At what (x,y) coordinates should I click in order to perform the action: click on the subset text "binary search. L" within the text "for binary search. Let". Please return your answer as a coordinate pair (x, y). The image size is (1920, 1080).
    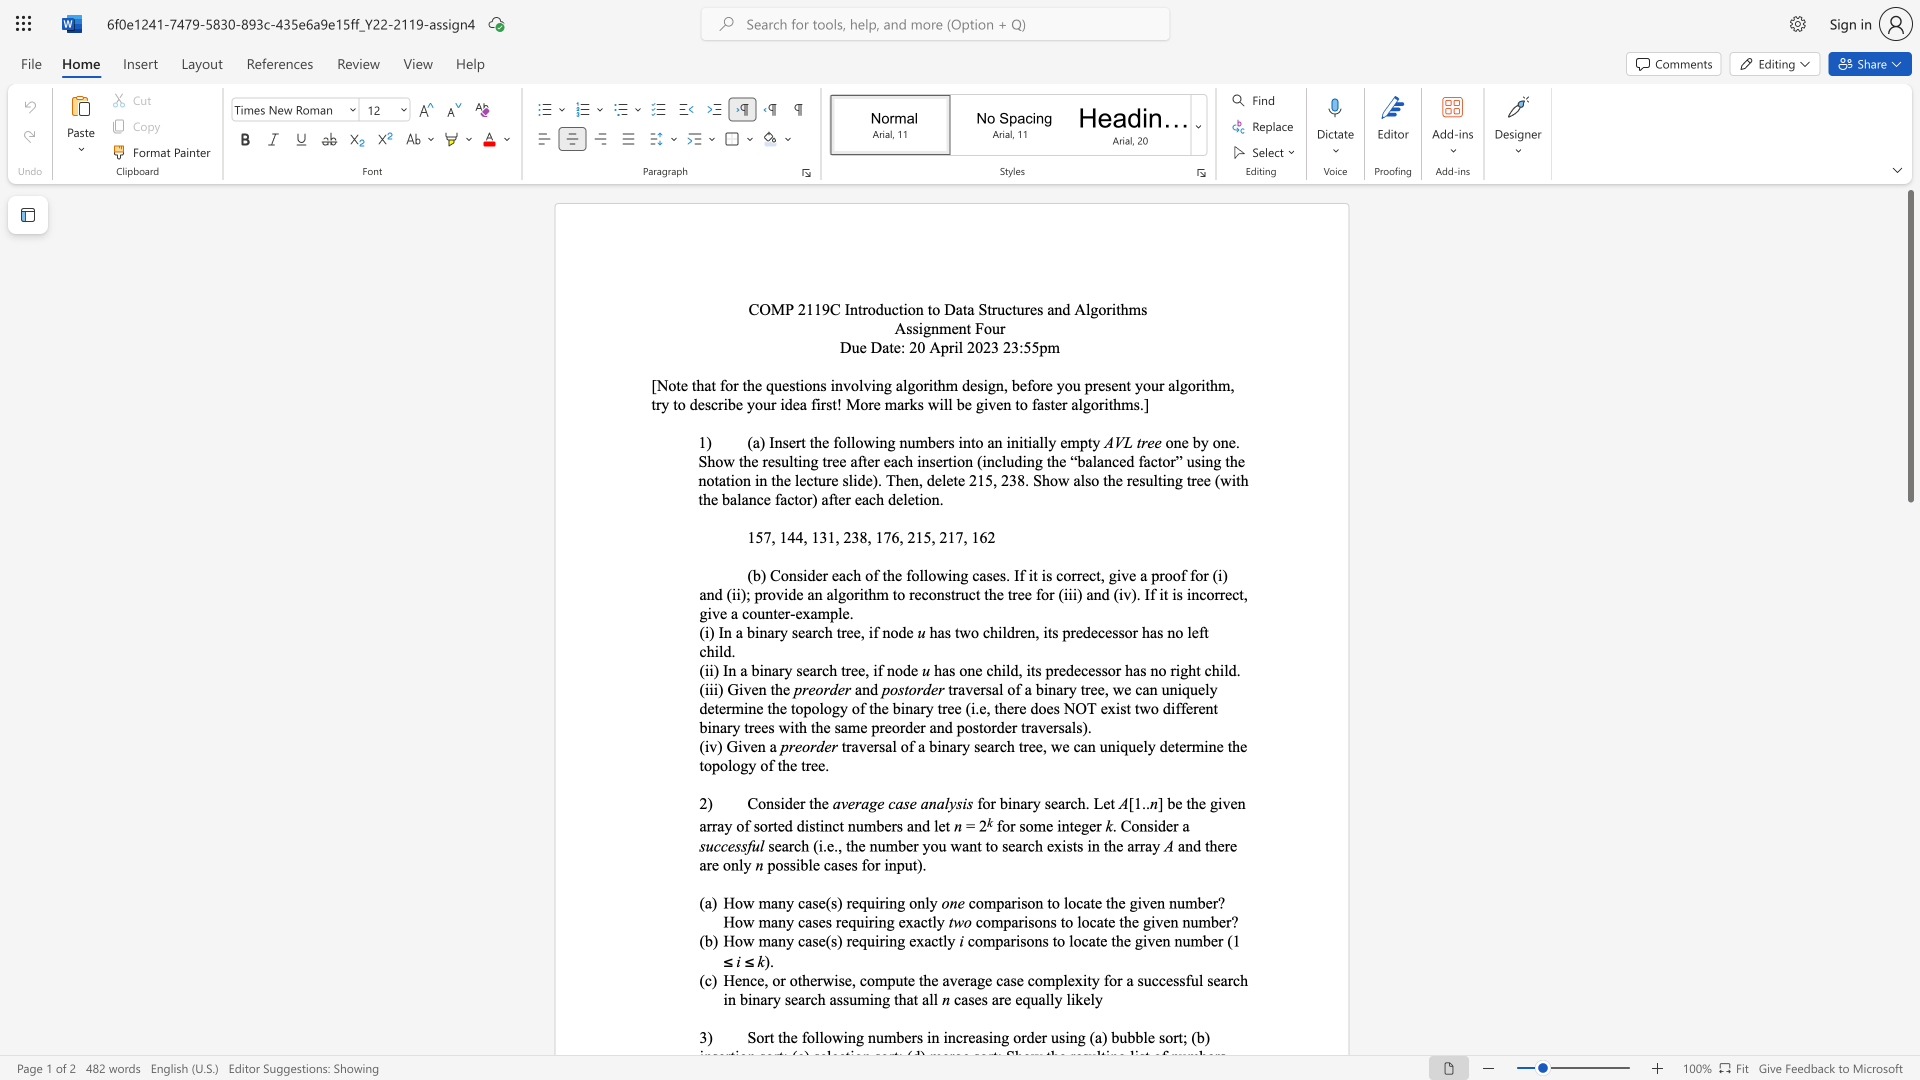
    Looking at the image, I should click on (999, 802).